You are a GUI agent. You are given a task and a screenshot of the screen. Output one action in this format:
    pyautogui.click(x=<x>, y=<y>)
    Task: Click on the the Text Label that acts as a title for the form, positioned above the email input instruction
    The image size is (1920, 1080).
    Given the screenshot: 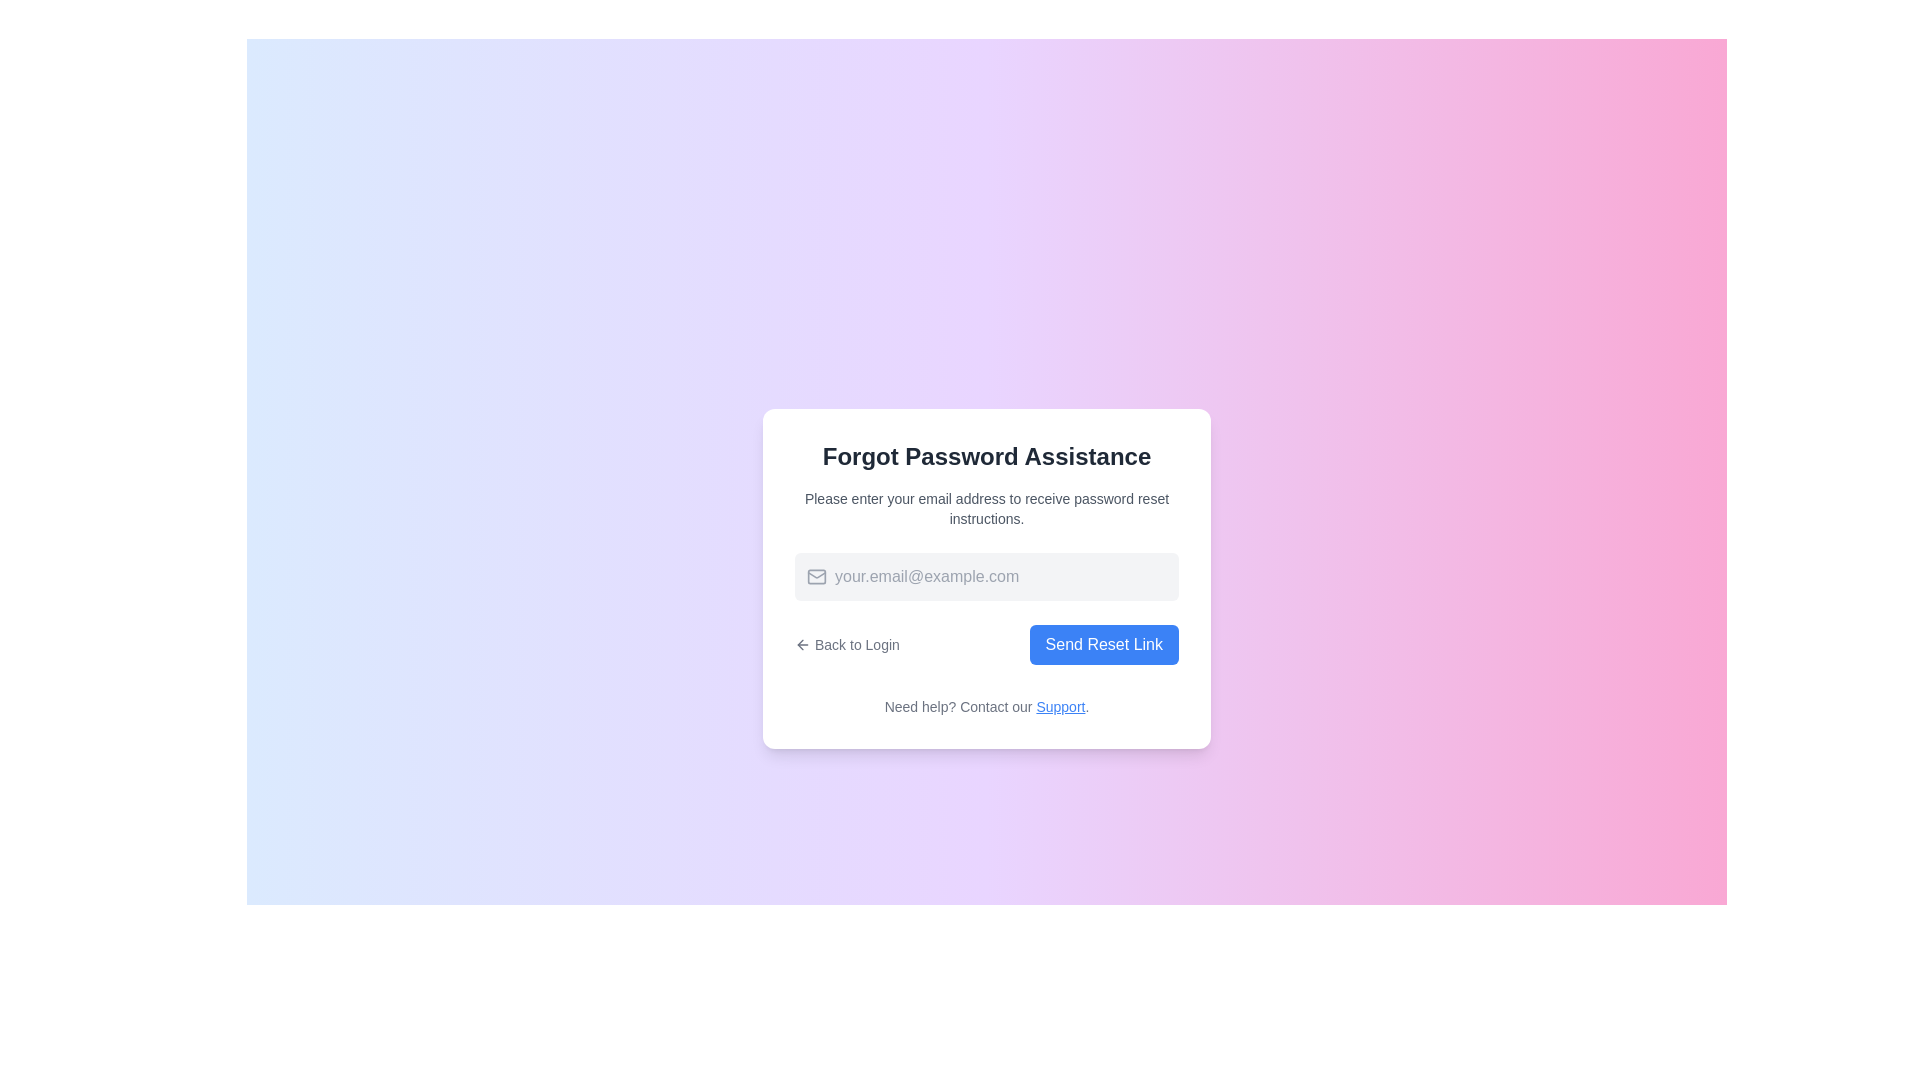 What is the action you would take?
    pyautogui.click(x=987, y=456)
    